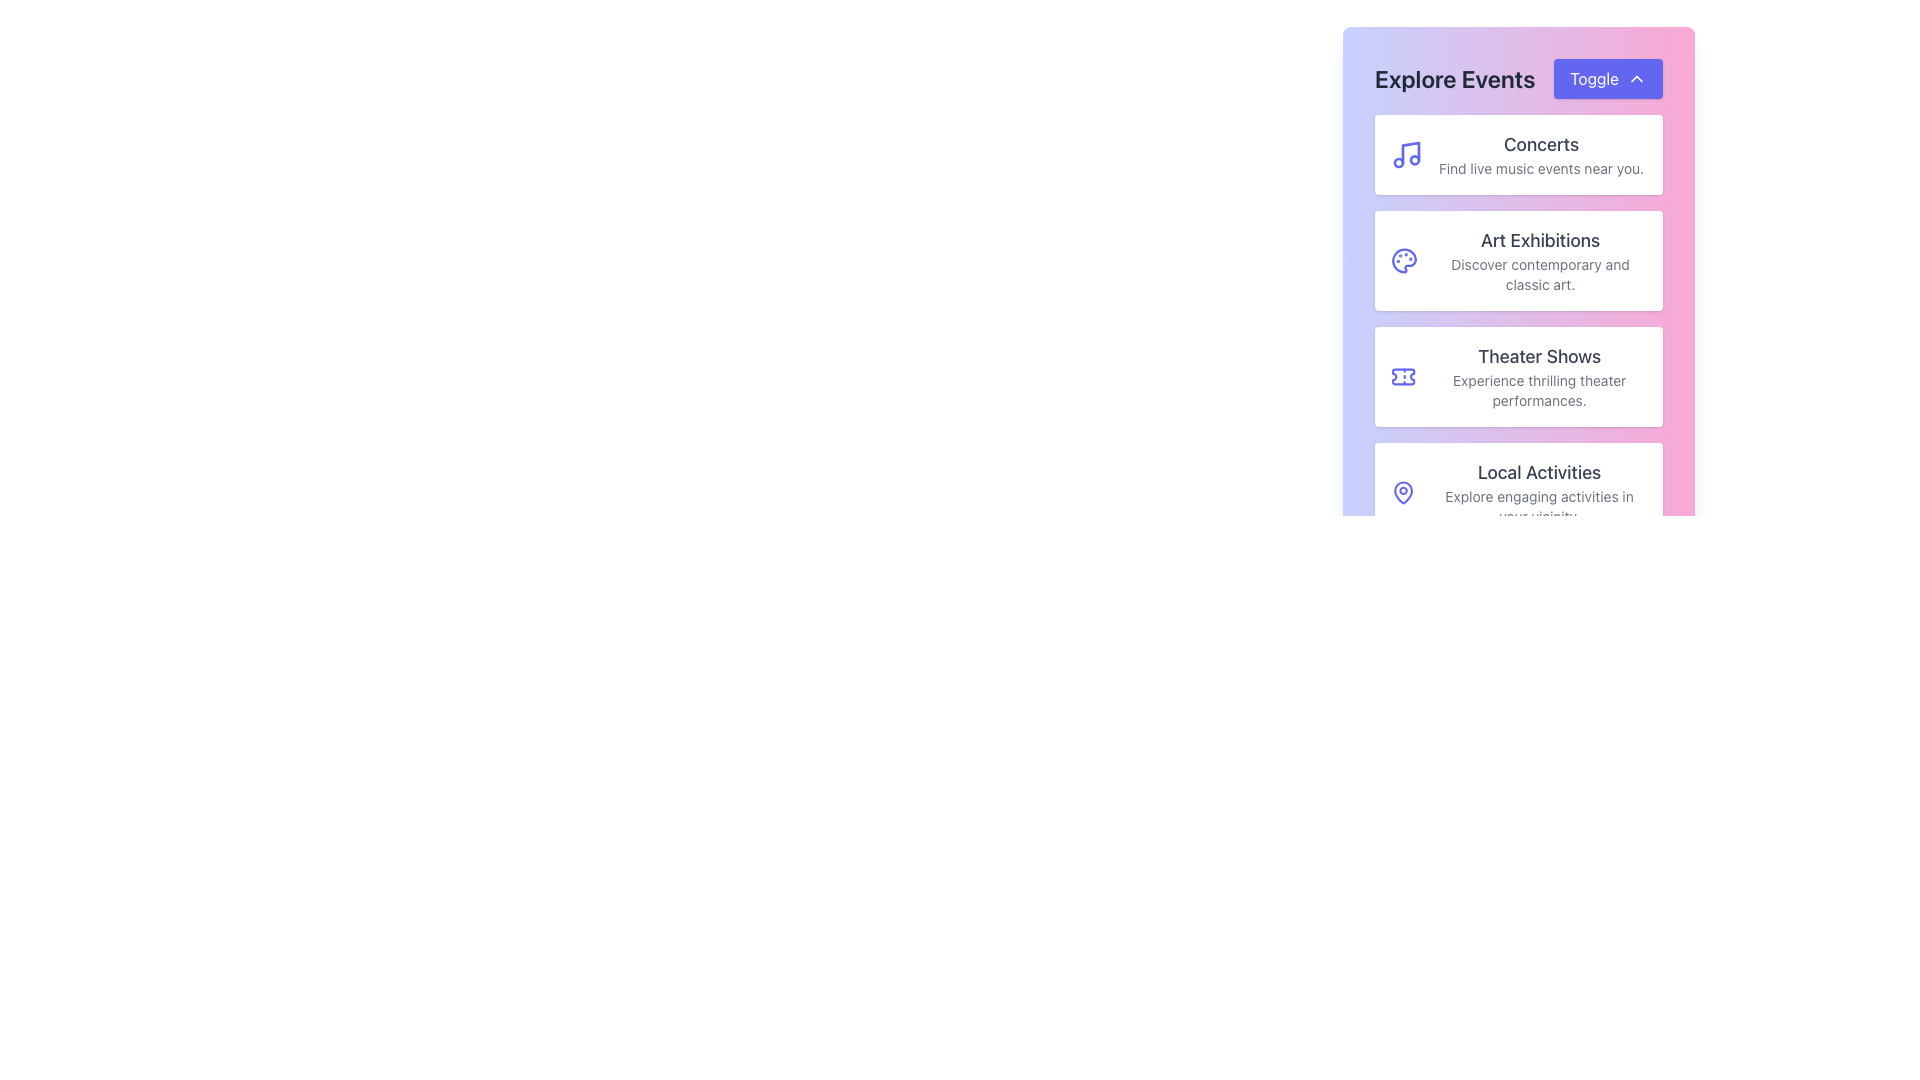 This screenshot has height=1080, width=1920. I want to click on the descriptive text located directly beneath the bold header labeled 'Concerts', so click(1540, 168).